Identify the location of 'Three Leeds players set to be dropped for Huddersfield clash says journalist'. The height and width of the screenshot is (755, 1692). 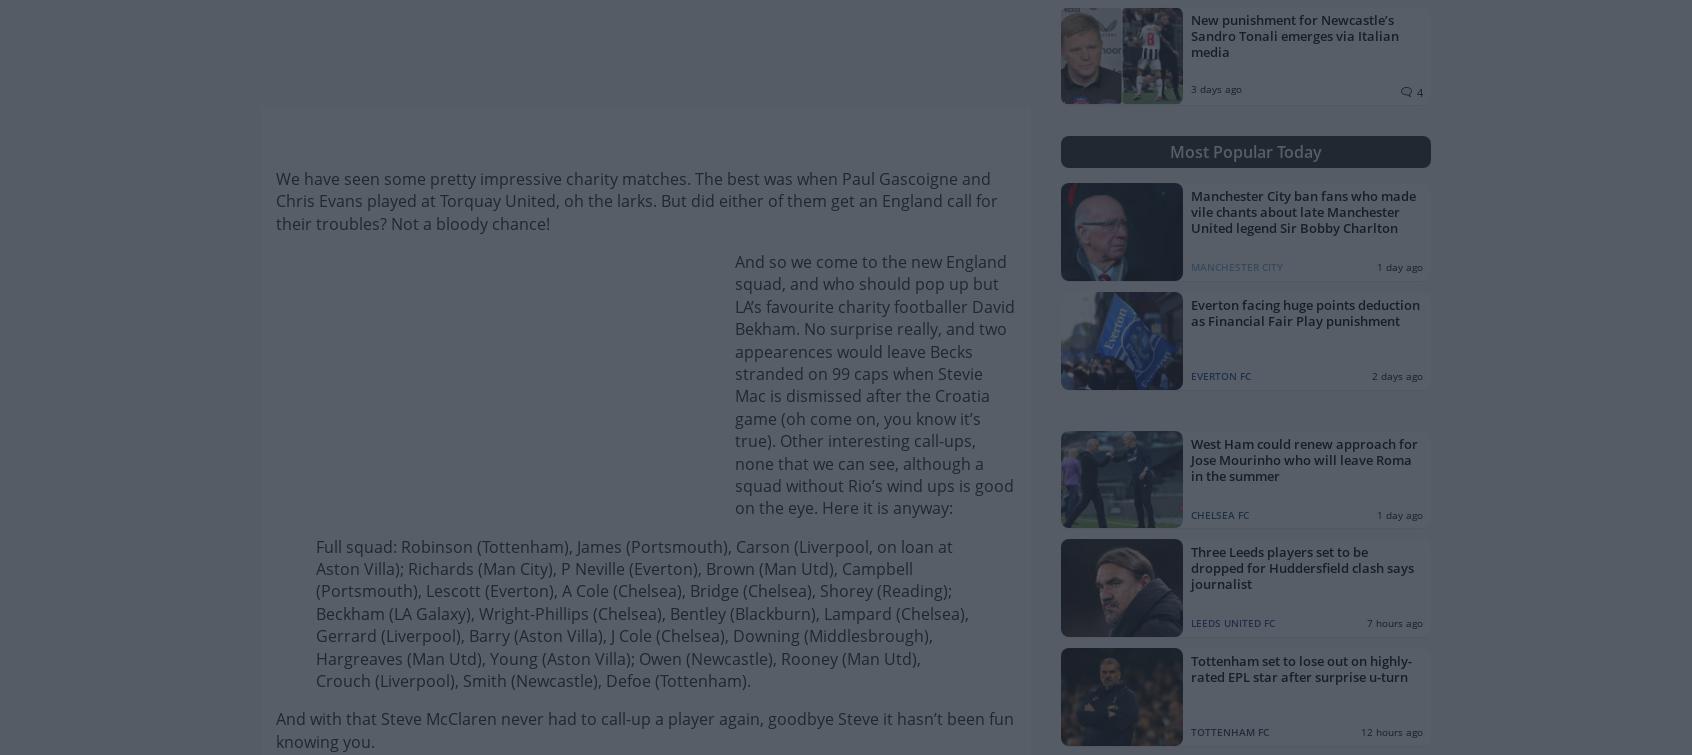
(1301, 566).